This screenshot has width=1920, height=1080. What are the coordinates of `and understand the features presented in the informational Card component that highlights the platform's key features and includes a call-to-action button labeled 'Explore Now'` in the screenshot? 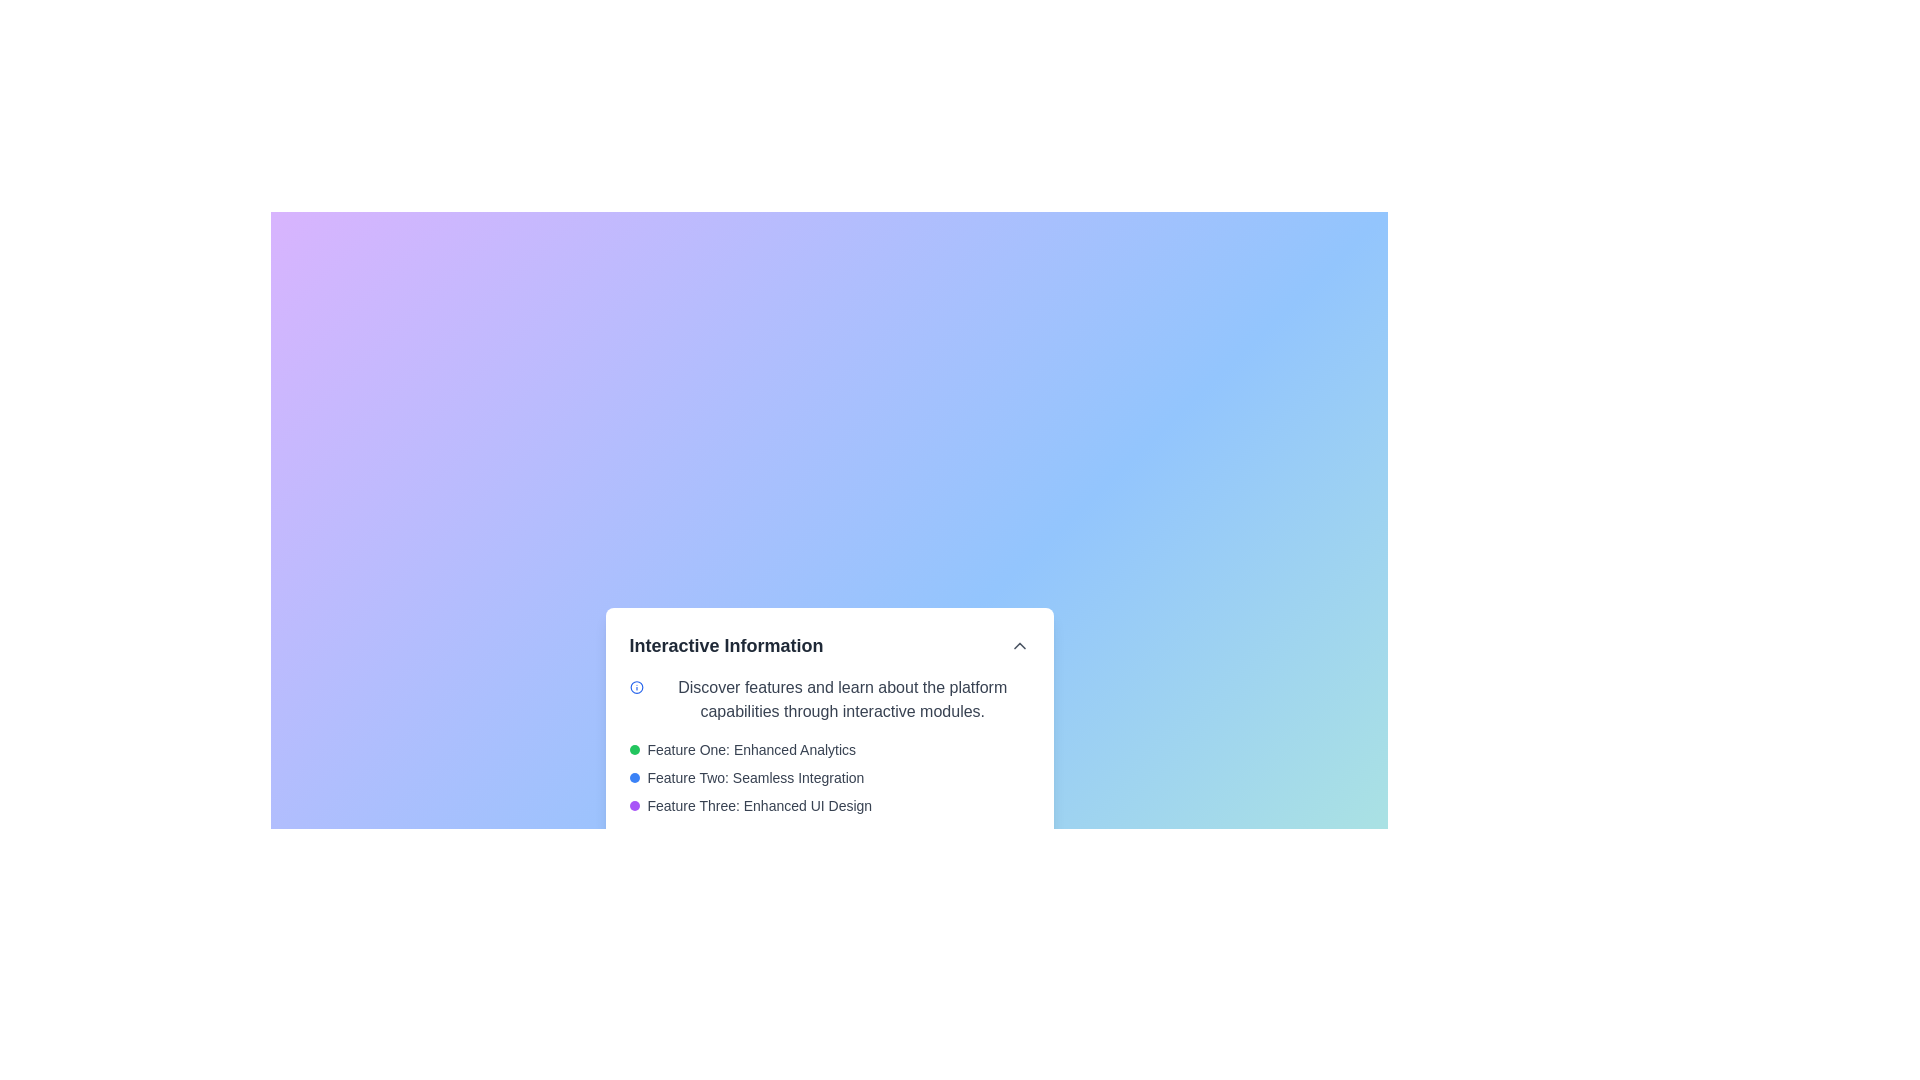 It's located at (829, 752).